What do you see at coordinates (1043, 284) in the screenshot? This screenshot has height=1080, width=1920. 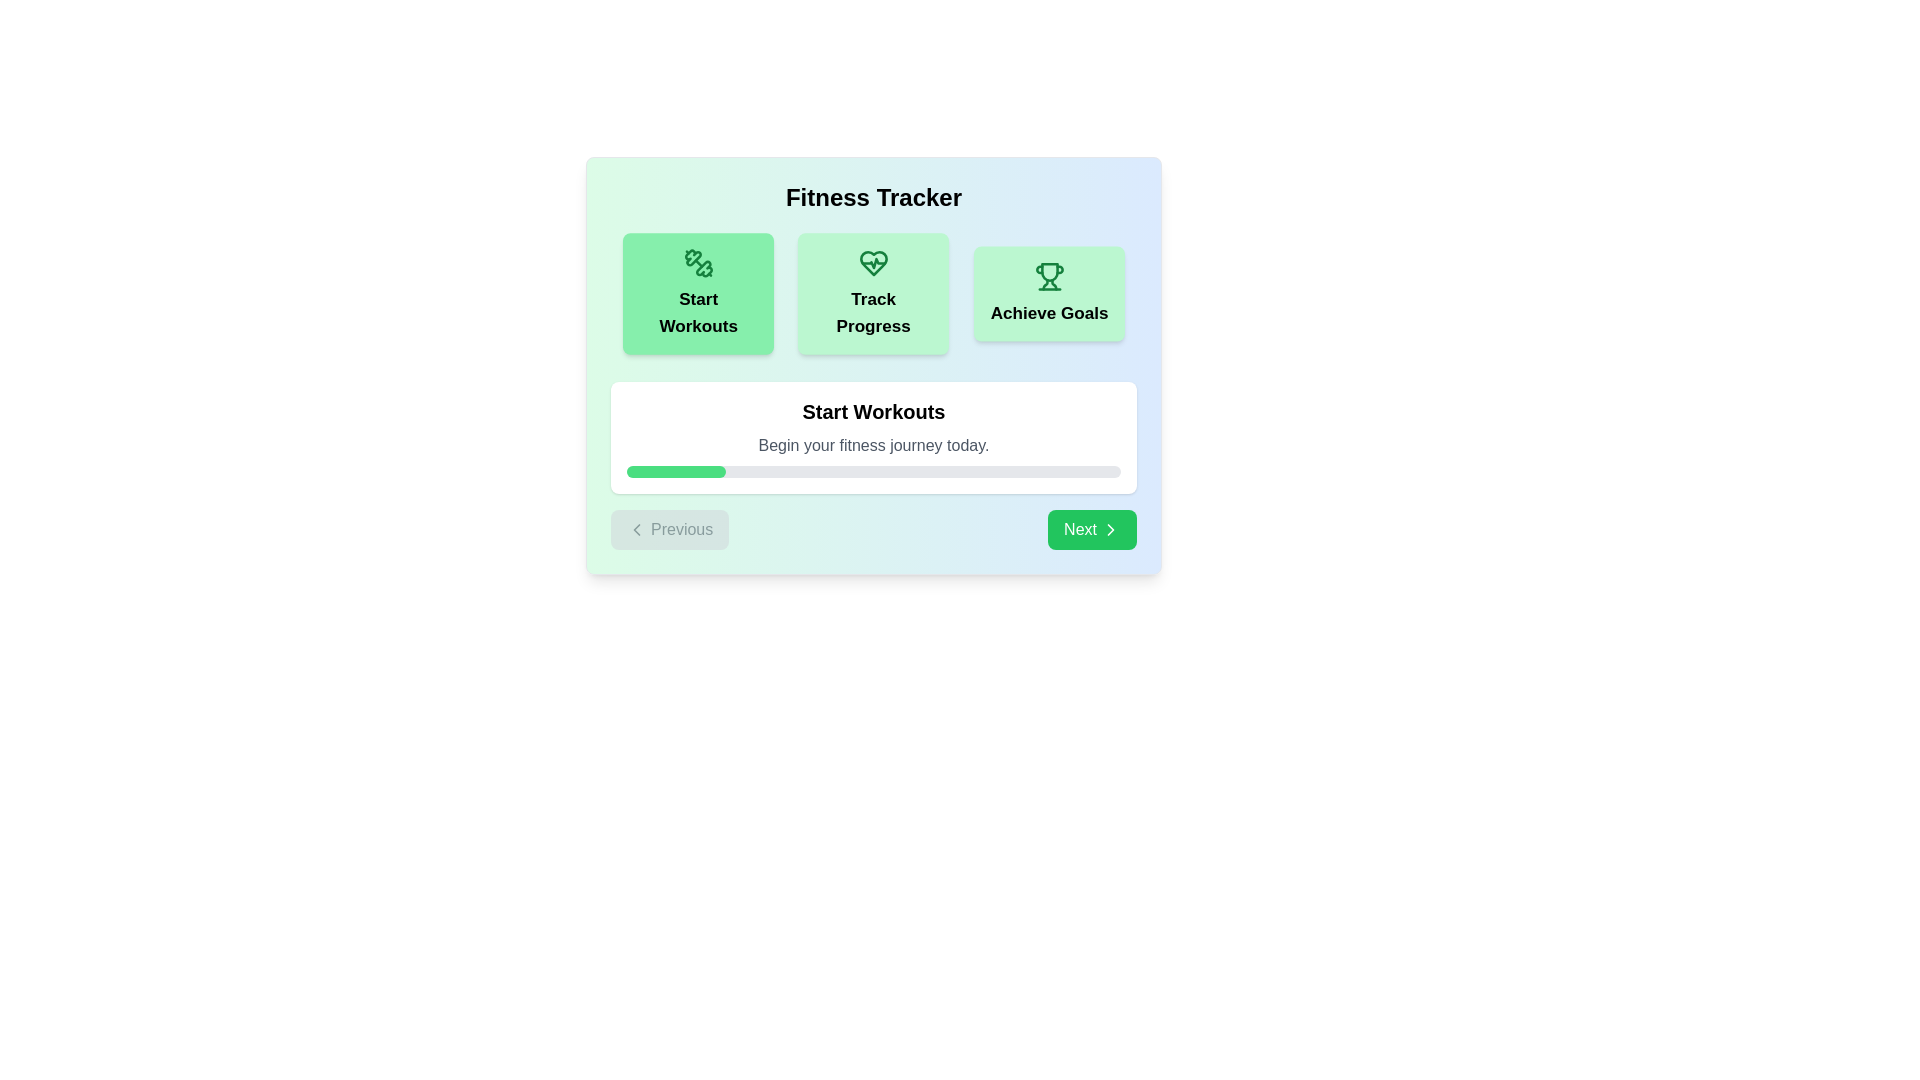 I see `the left handle of the trophy icon within the 'Achieve Goals' button, which is the rightmost button in a set of three buttons` at bounding box center [1043, 284].